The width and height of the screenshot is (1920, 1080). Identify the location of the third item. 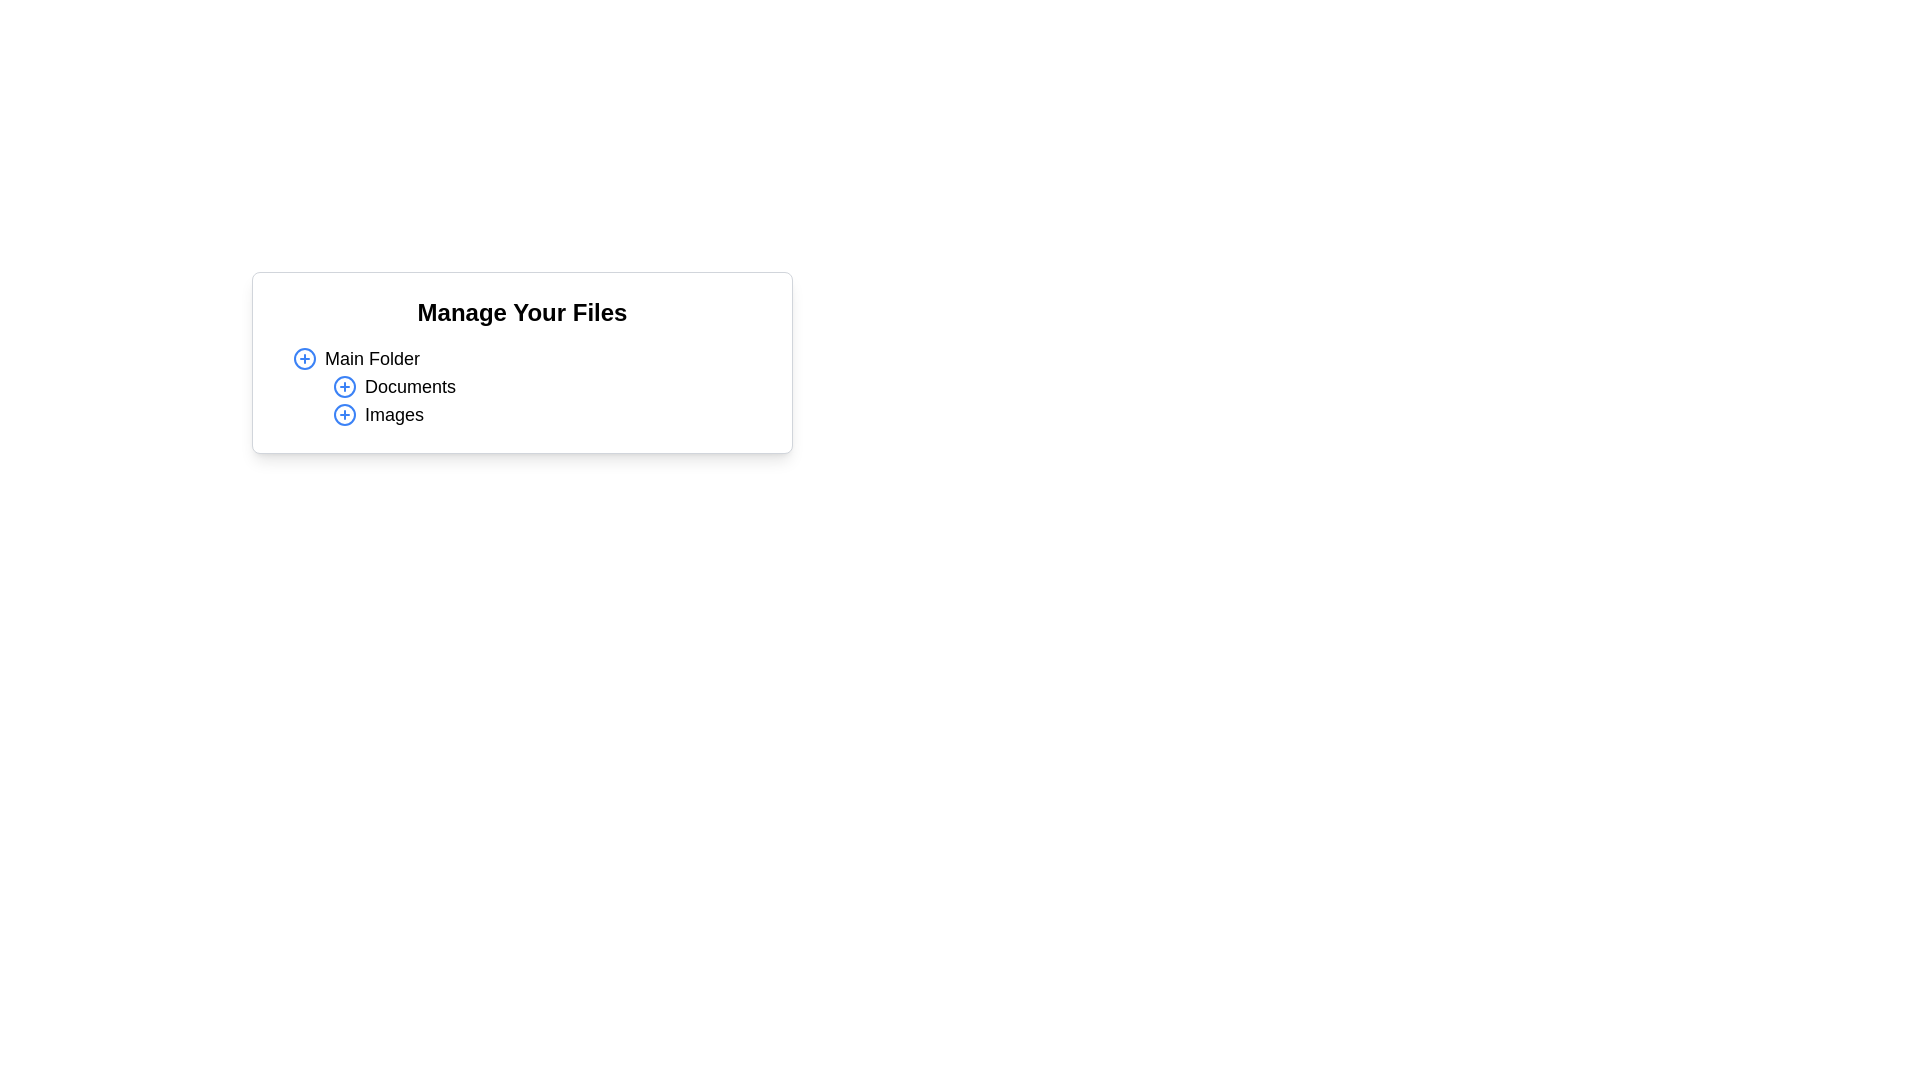
(550, 414).